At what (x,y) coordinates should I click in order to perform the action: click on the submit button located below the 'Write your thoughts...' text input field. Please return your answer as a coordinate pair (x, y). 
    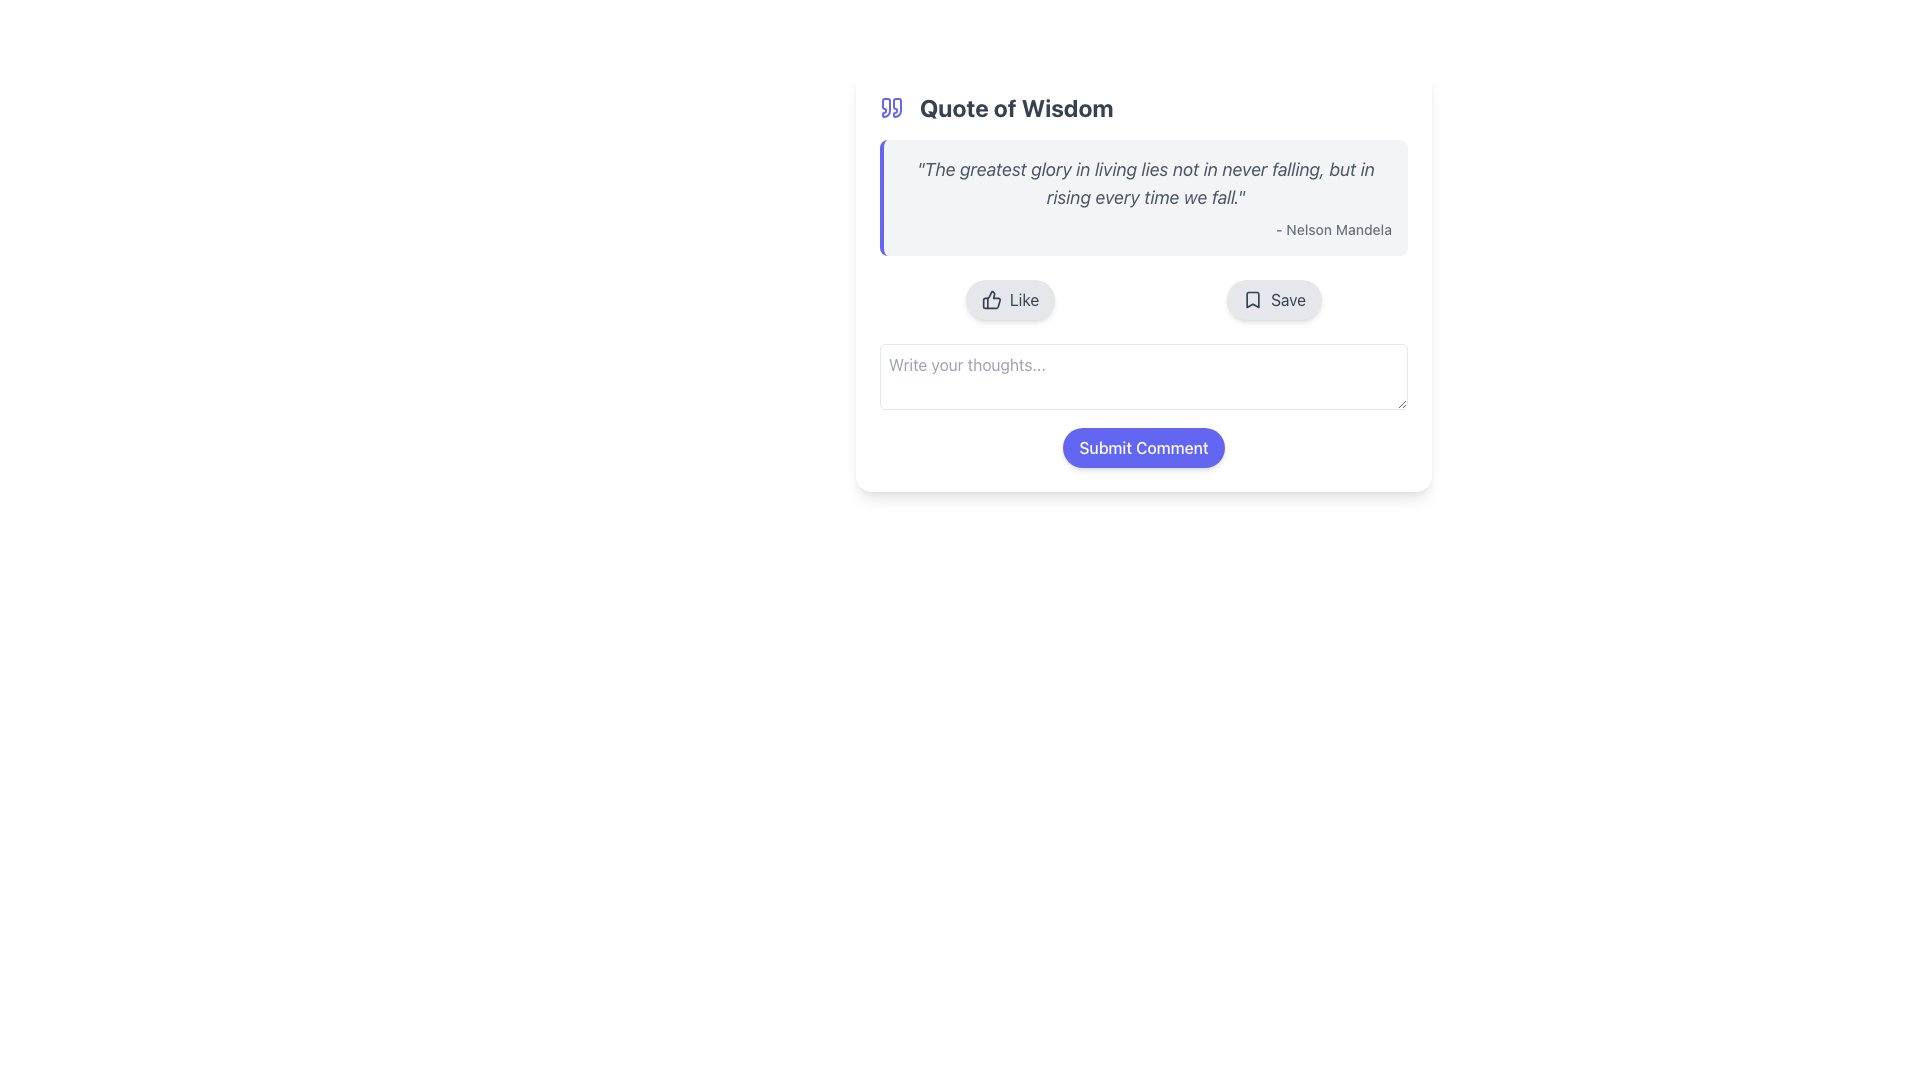
    Looking at the image, I should click on (1143, 446).